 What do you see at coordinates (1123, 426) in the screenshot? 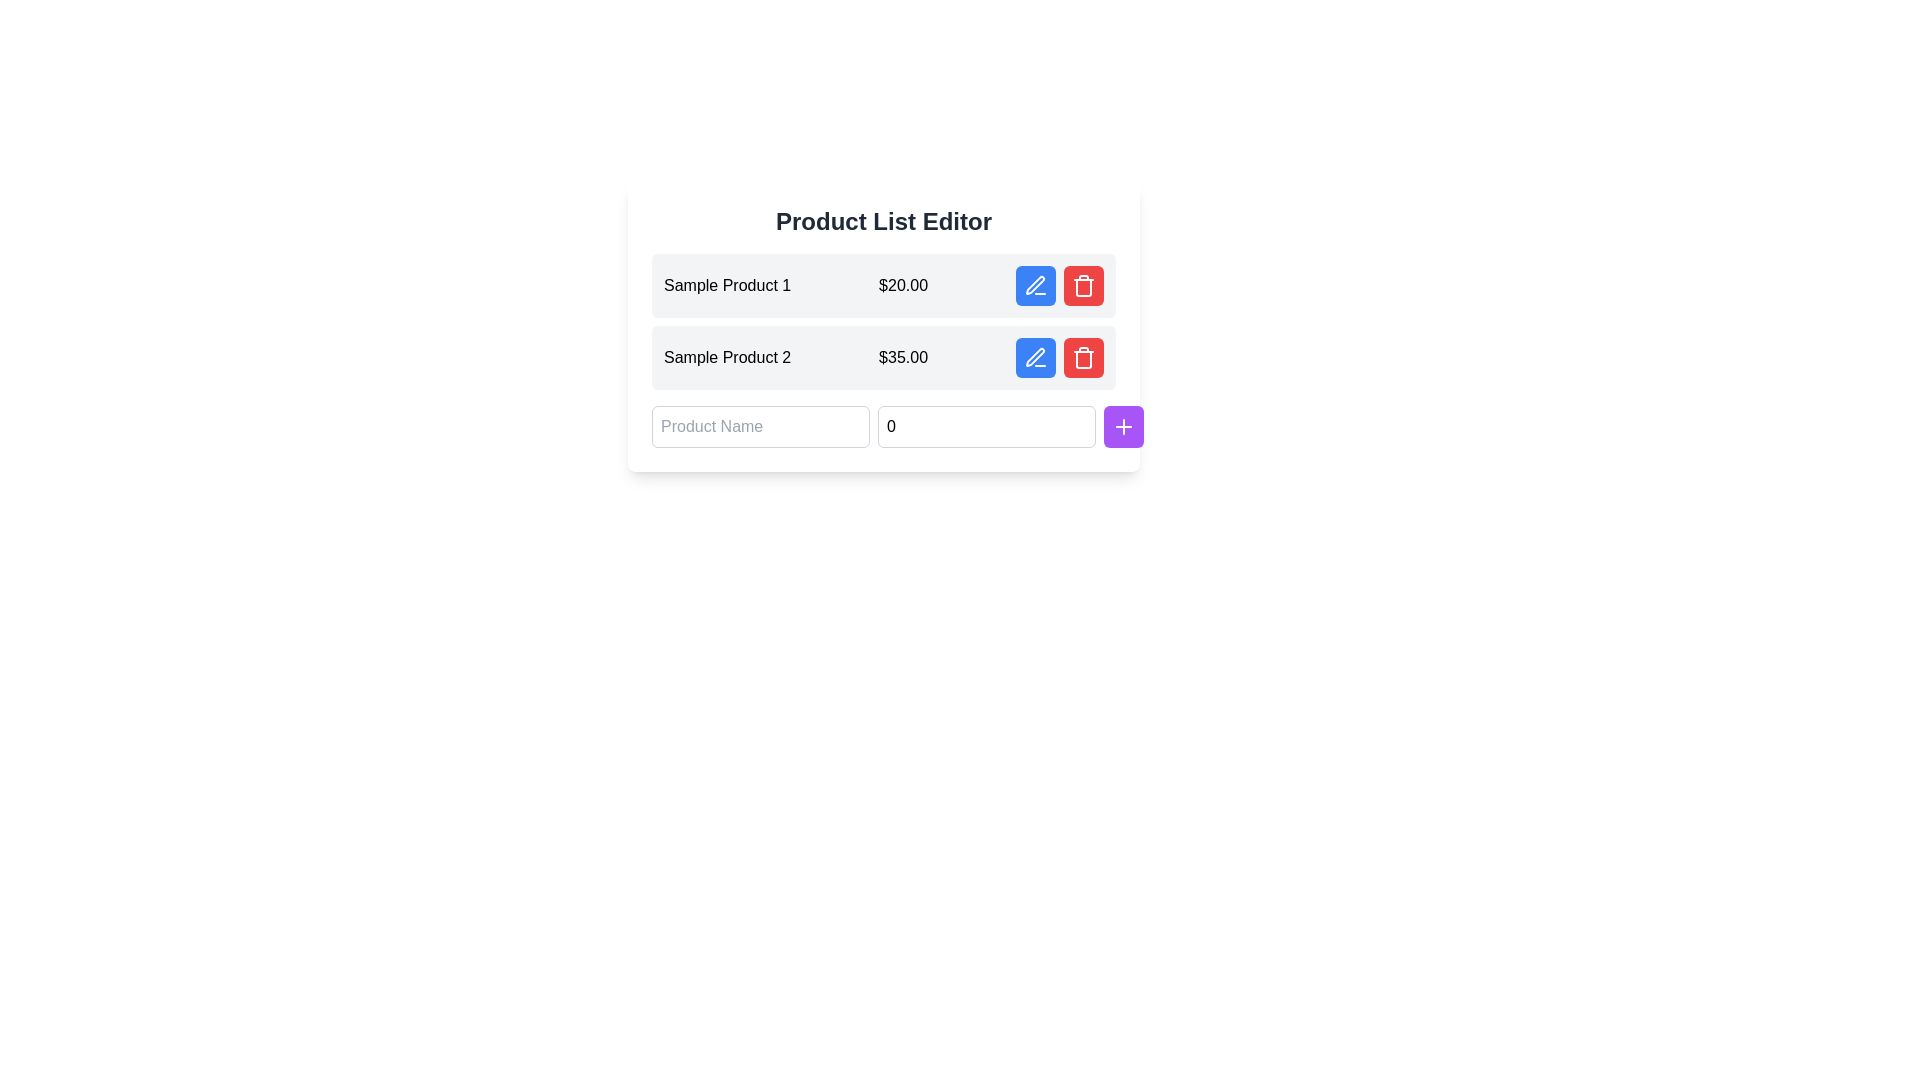
I see `the button located at the bottom-right of the input fields for 'Product Name' and 'Product Price'` at bounding box center [1123, 426].